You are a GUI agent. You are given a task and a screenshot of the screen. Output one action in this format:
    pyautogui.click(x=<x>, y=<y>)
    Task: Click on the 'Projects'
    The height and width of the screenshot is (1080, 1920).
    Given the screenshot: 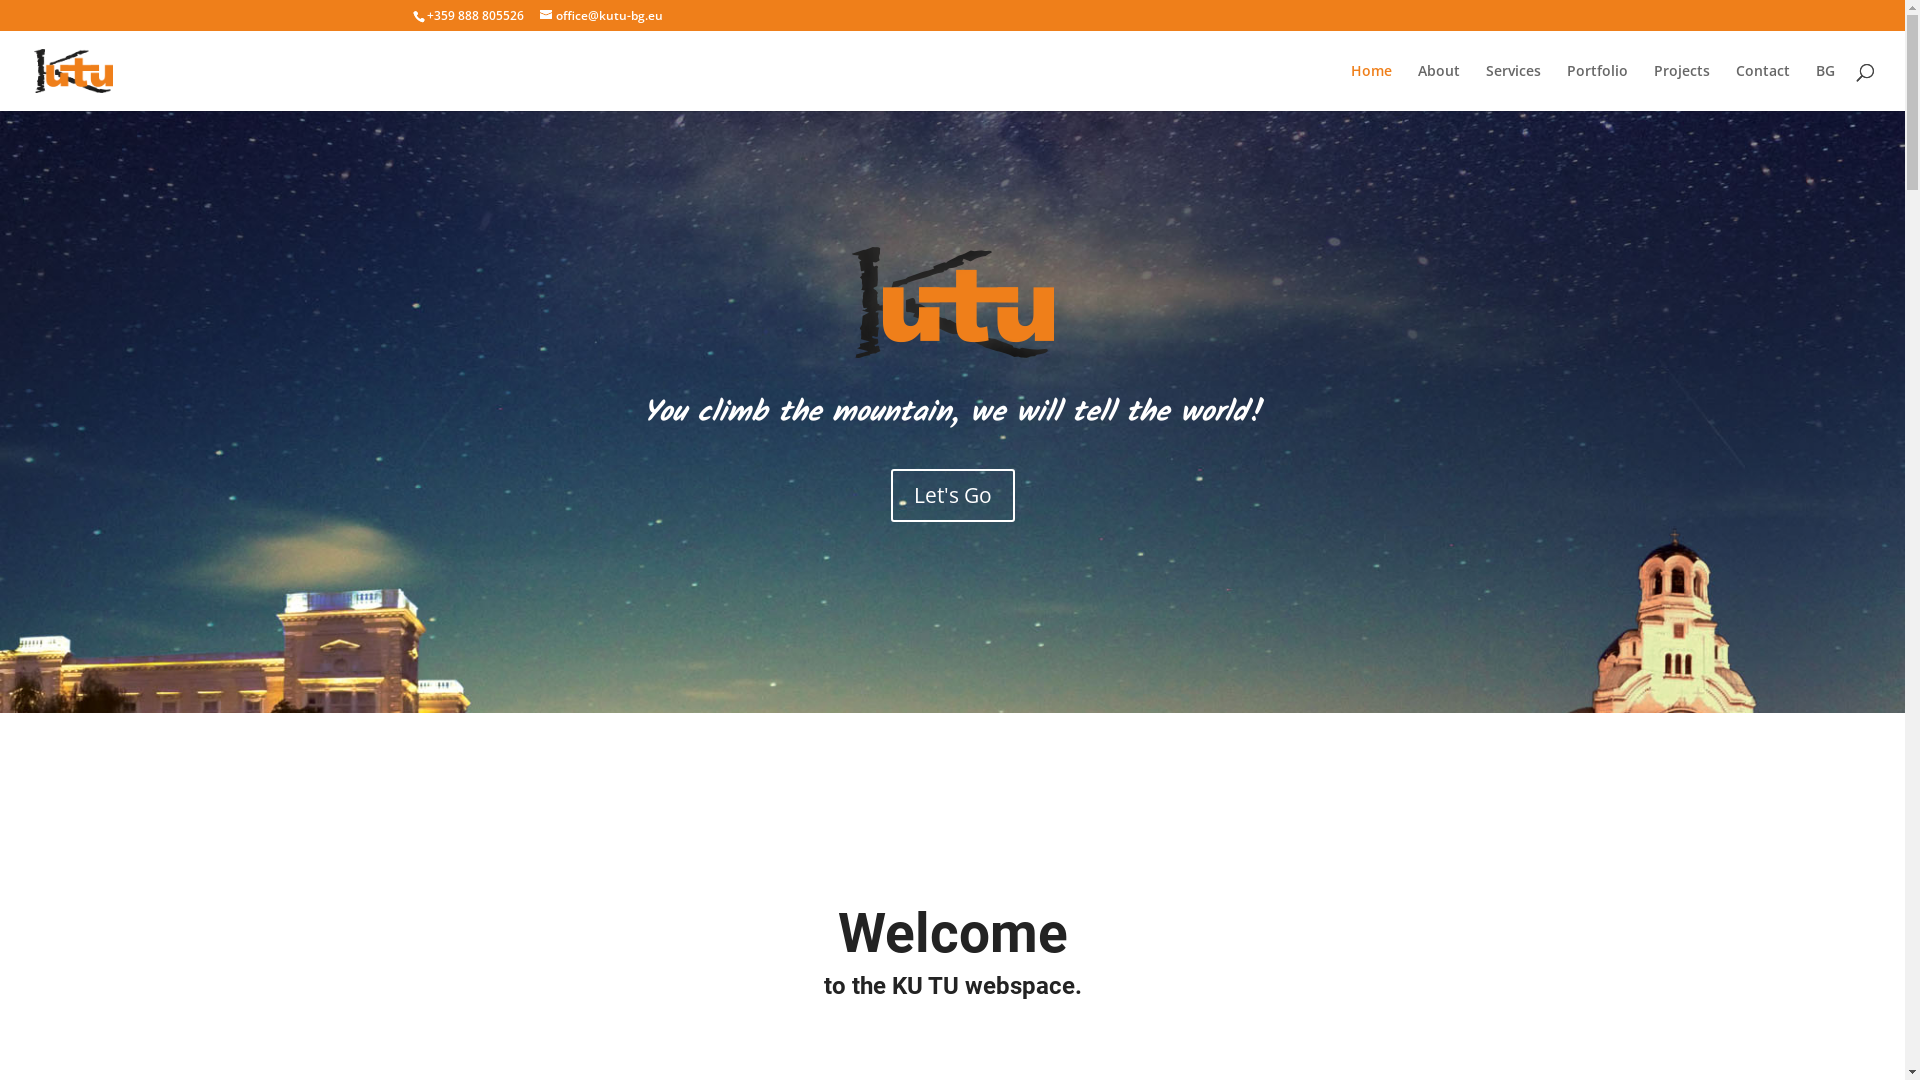 What is the action you would take?
    pyautogui.click(x=1680, y=86)
    